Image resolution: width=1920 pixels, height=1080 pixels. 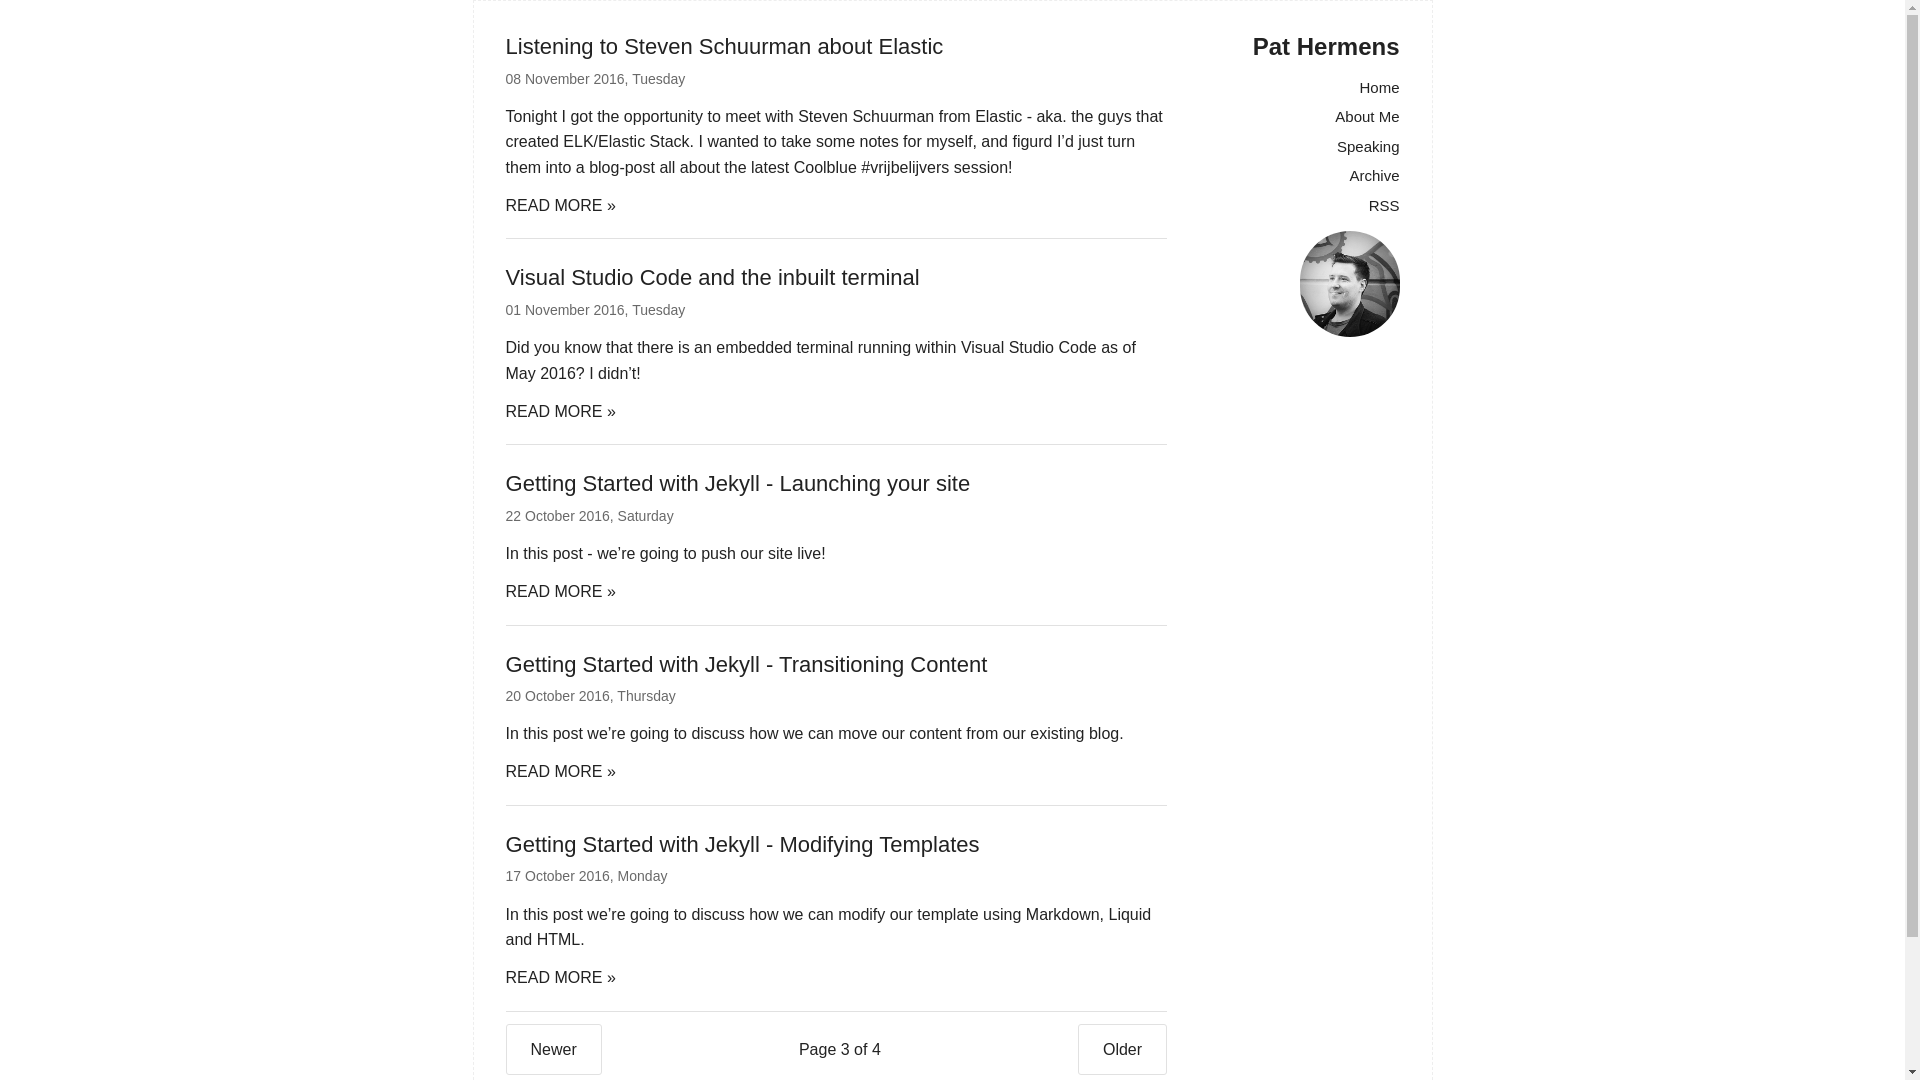 I want to click on 'Listening to Steven Schuurman about Elastic', so click(x=723, y=45).